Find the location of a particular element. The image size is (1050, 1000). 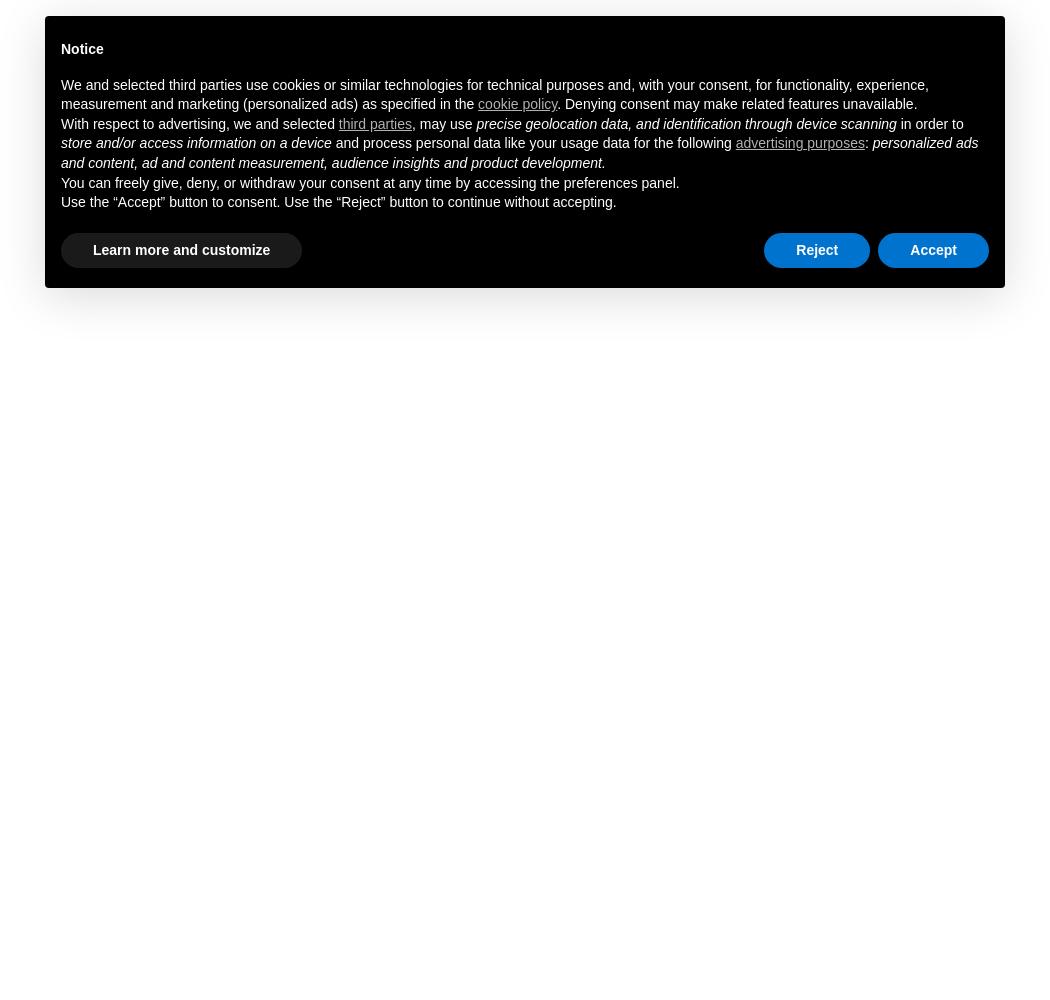

'Use the “Accept” button to consent. Use the “Reject” button to continue without accepting.' is located at coordinates (60, 201).